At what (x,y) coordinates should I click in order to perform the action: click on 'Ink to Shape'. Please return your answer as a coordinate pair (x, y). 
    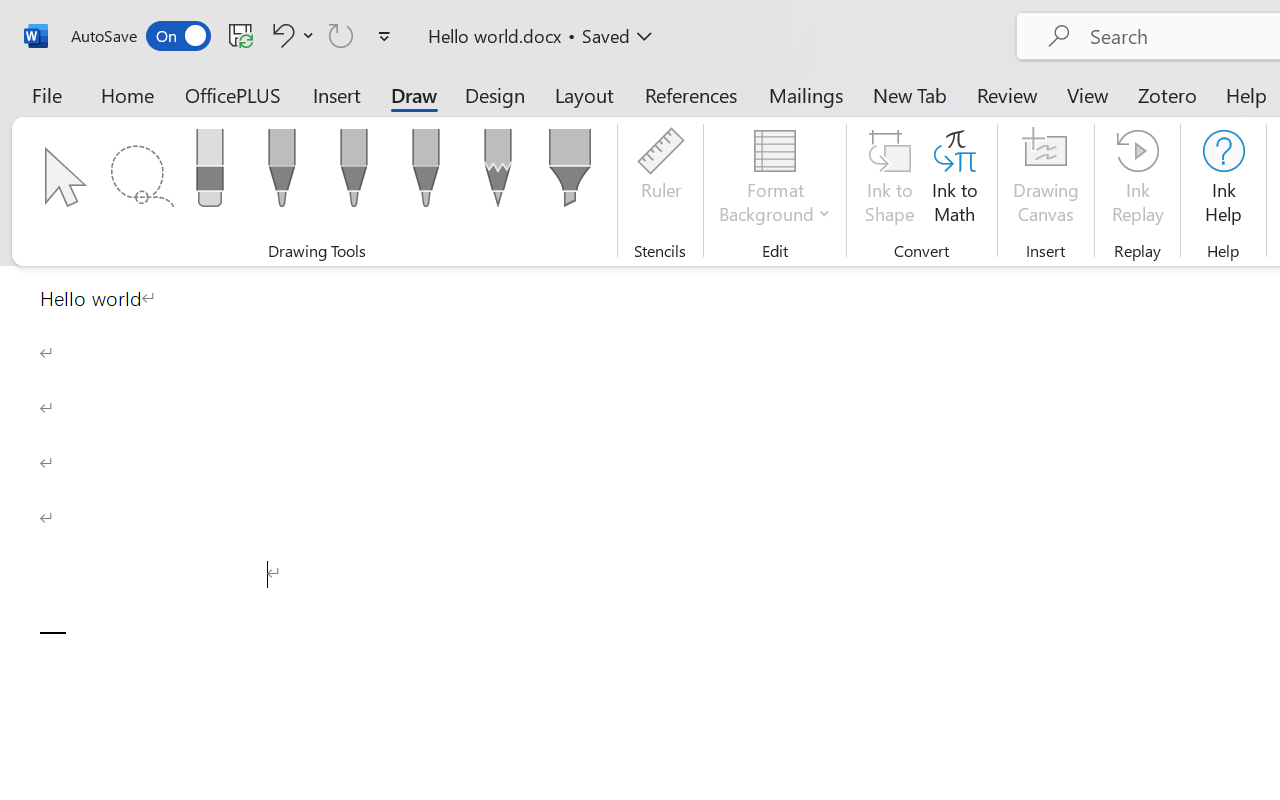
    Looking at the image, I should click on (889, 179).